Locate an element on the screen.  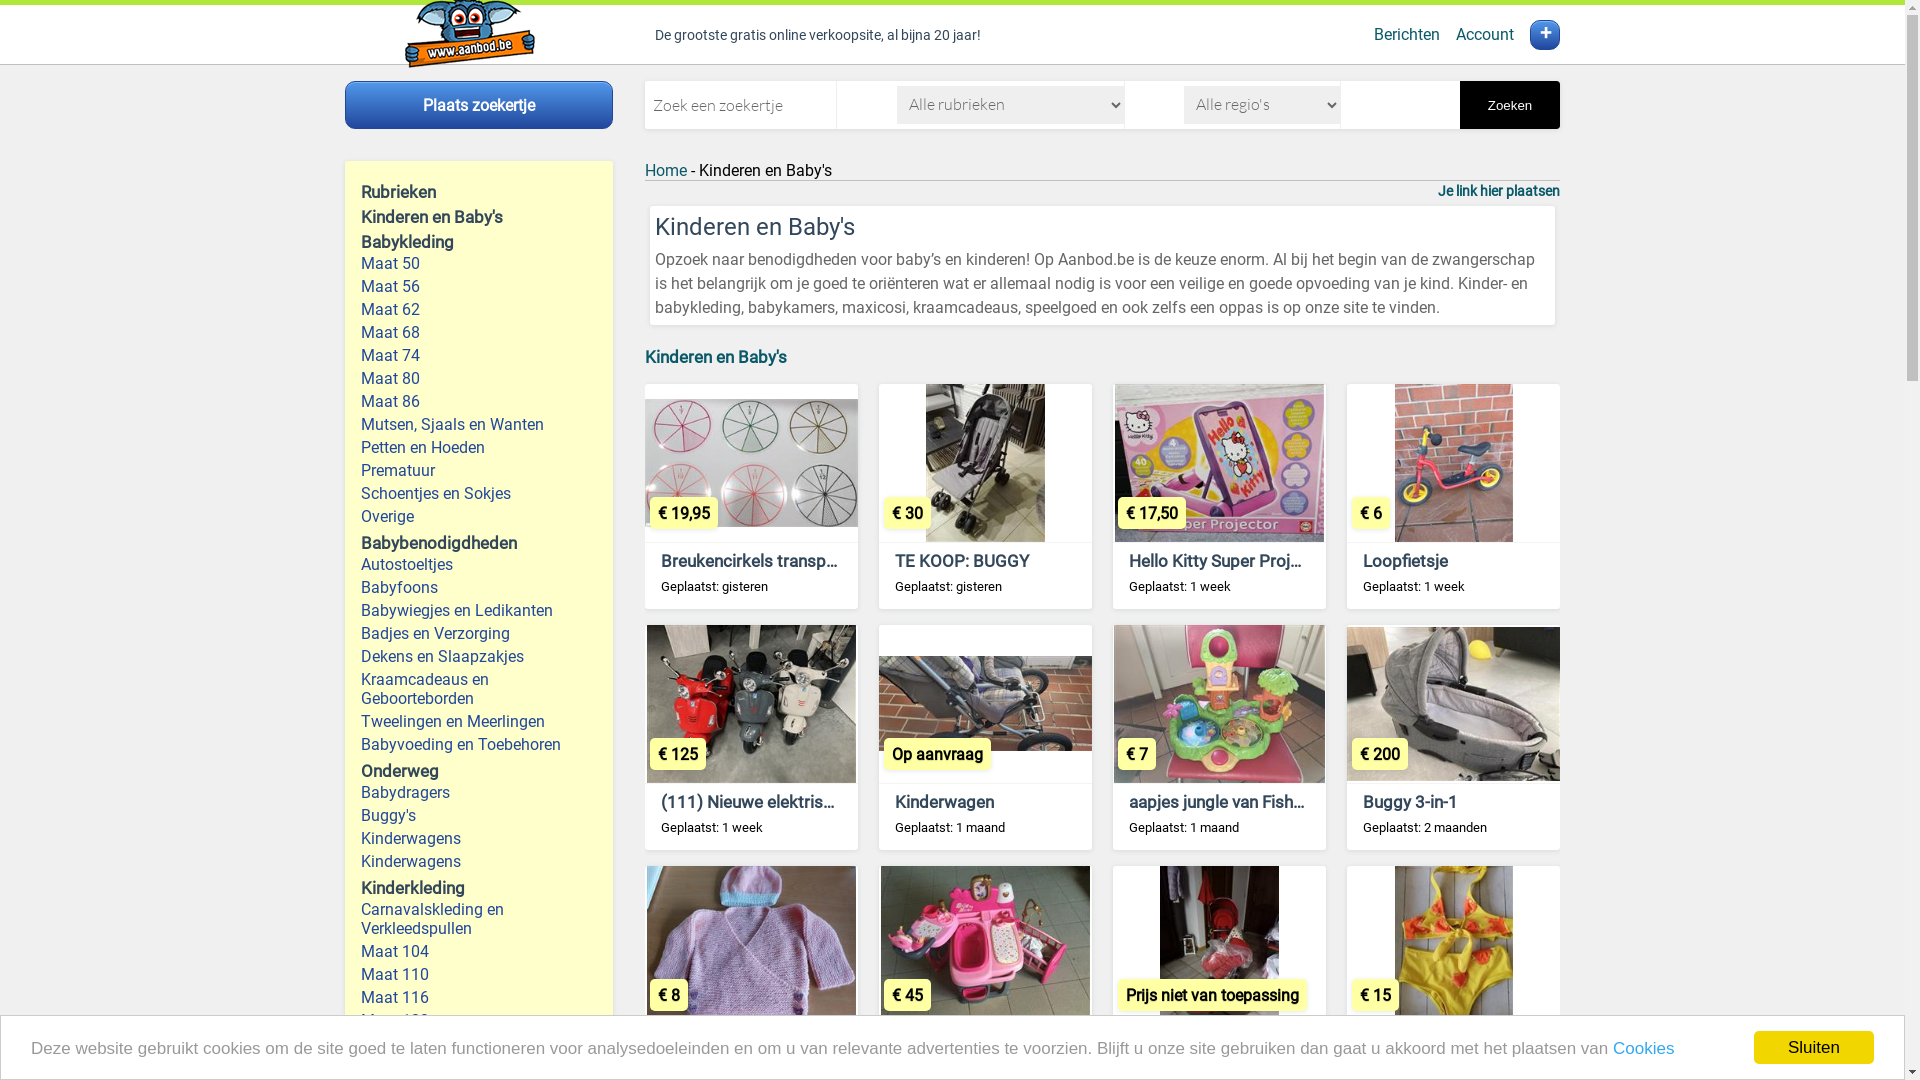
'+' is located at coordinates (1544, 34).